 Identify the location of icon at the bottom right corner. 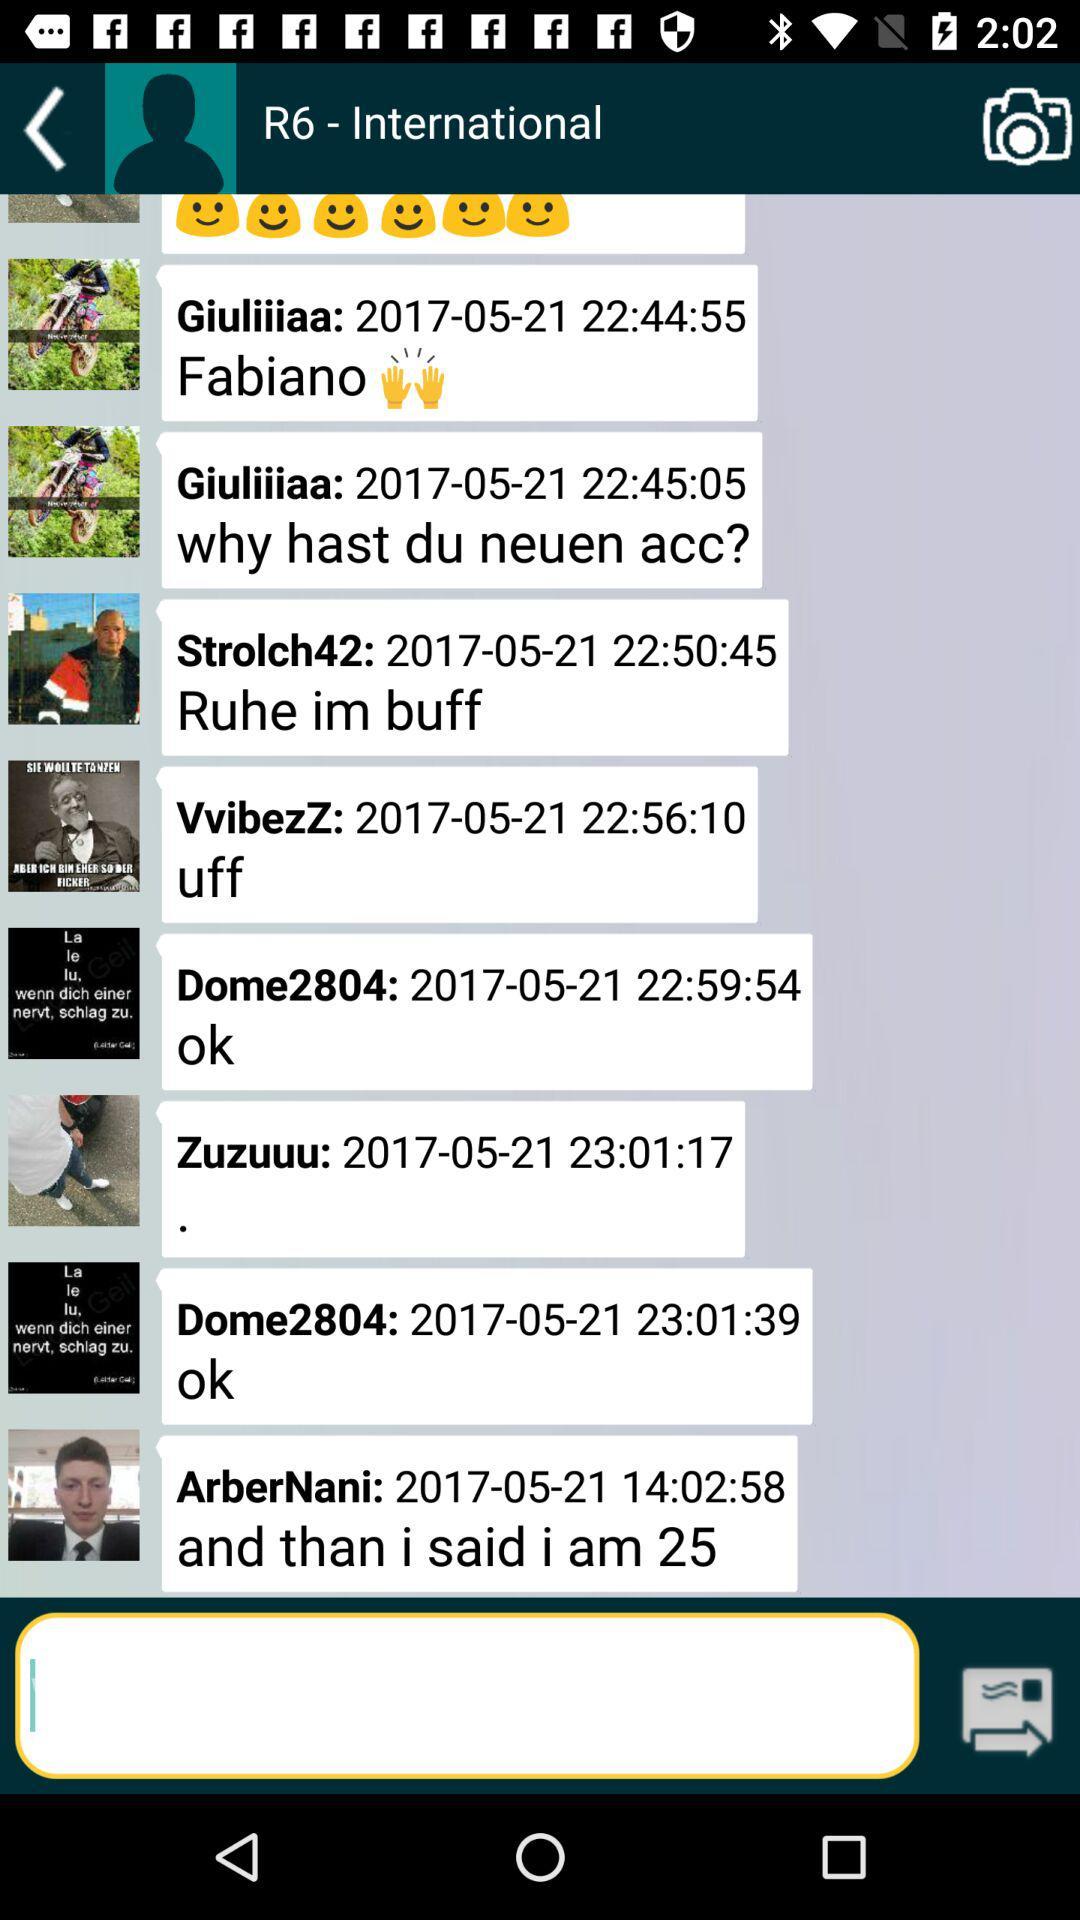
(1007, 1713).